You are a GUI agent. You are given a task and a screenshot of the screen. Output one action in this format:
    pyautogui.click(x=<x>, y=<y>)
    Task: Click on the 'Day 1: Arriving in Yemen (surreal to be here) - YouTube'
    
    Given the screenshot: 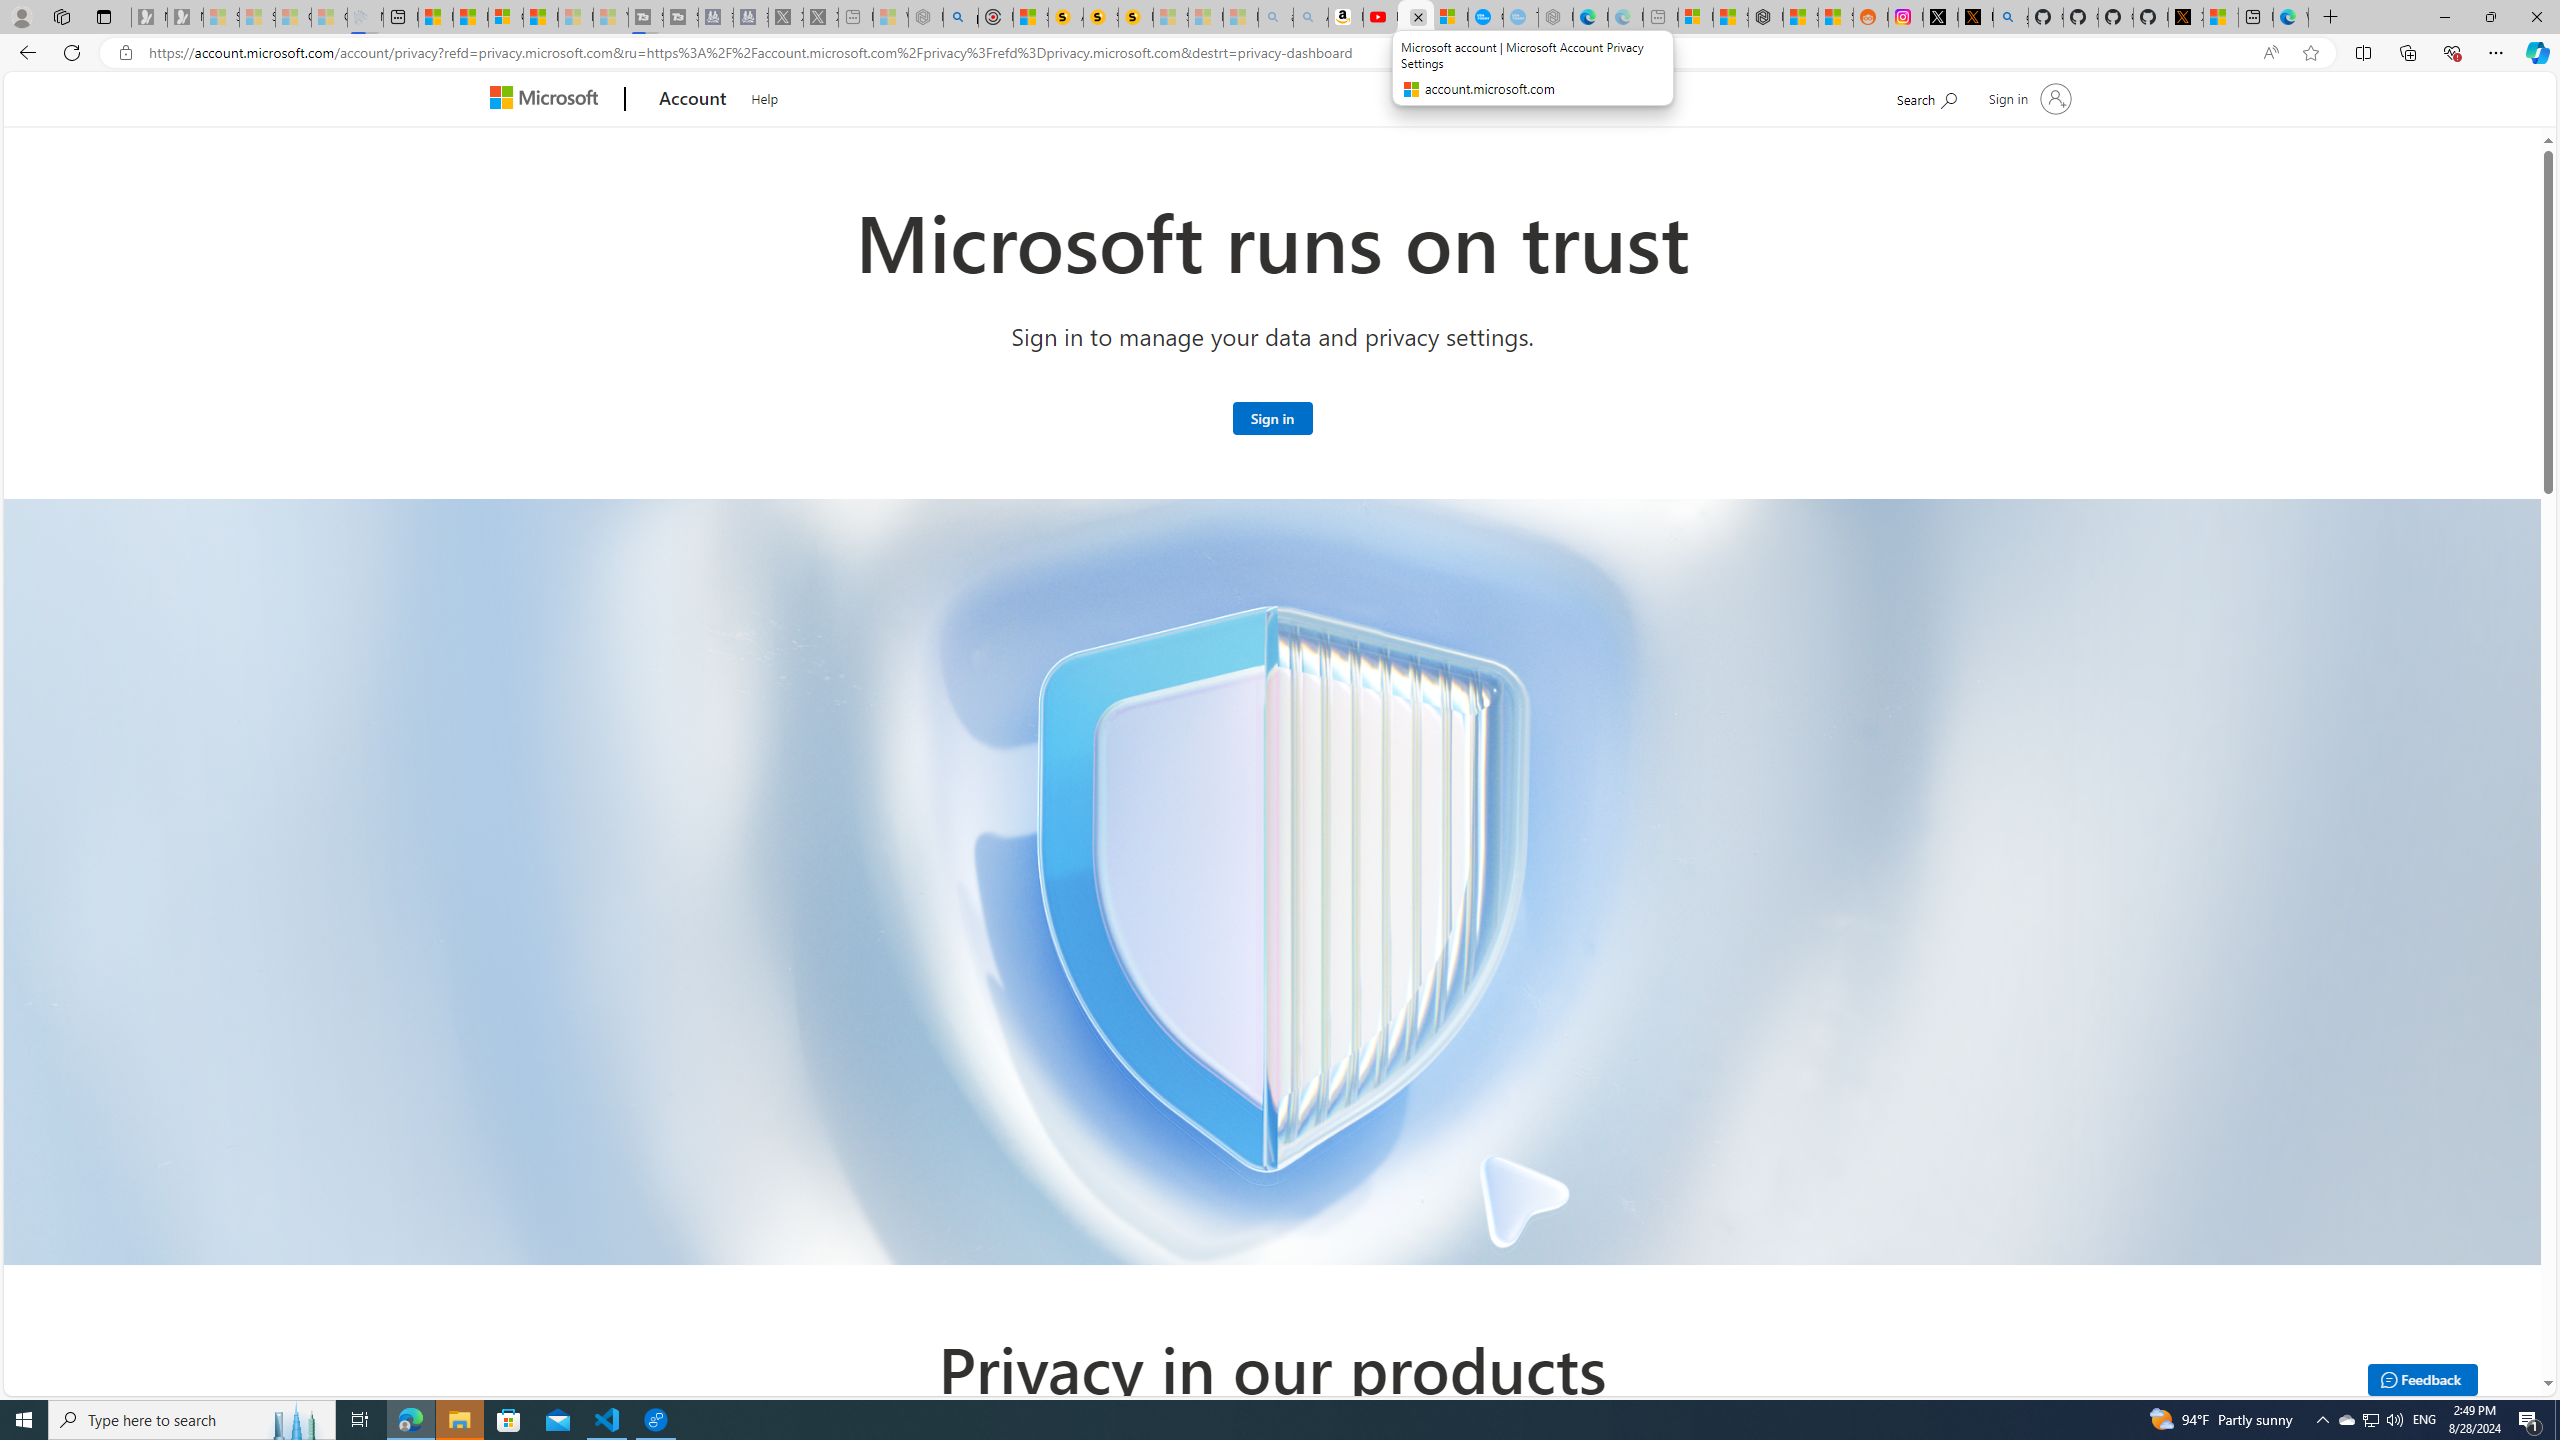 What is the action you would take?
    pyautogui.click(x=1381, y=16)
    